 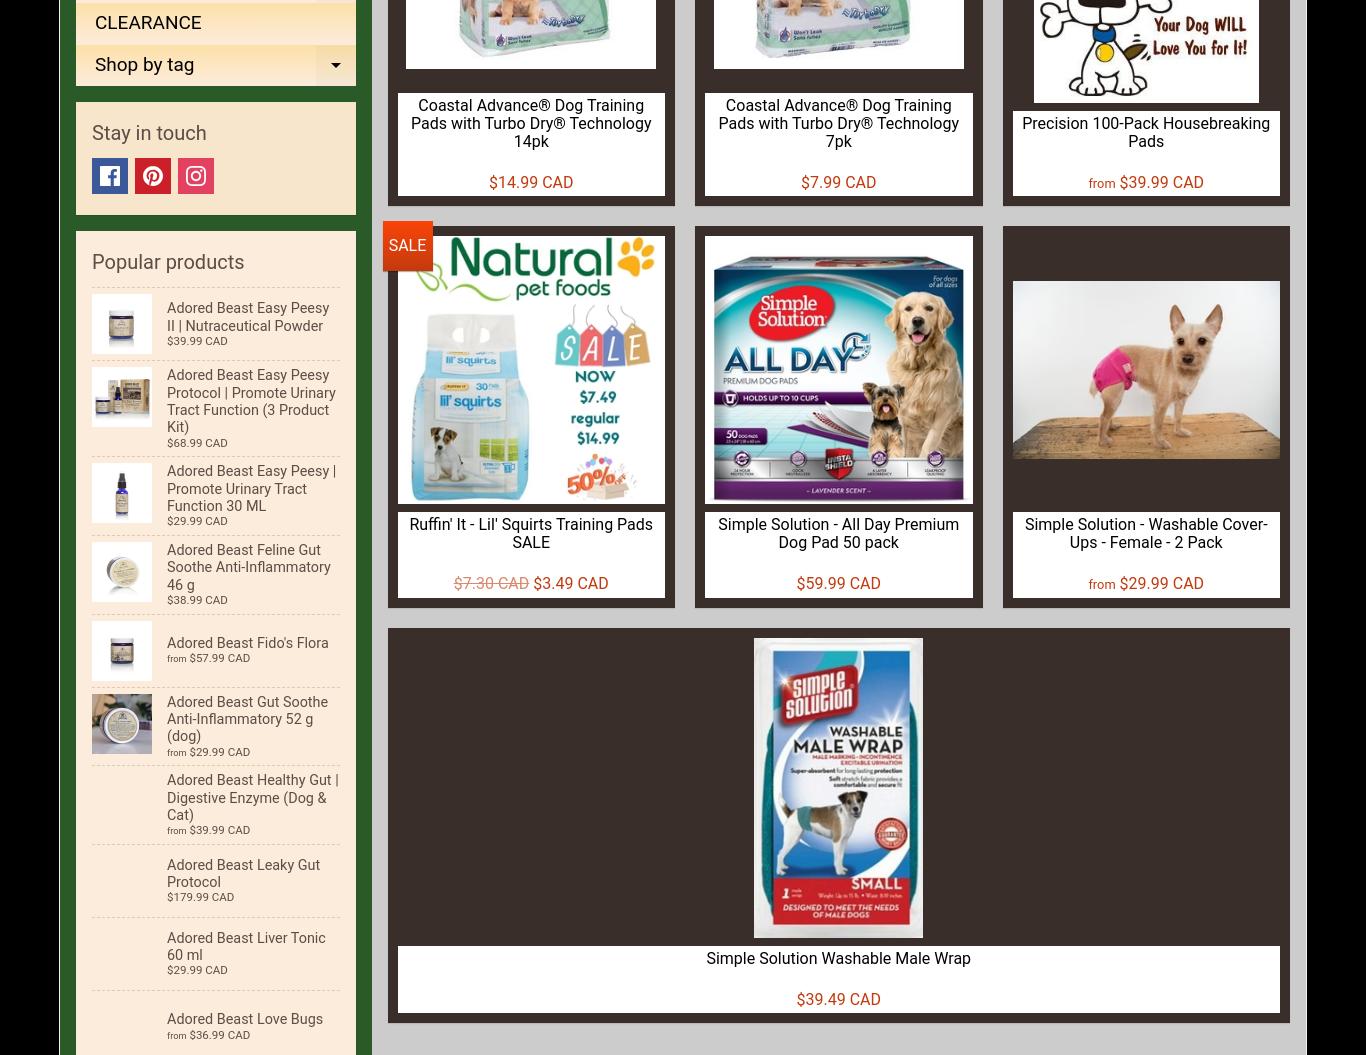 What do you see at coordinates (530, 123) in the screenshot?
I see `'Coastal Advance® Dog Training Pads with Turbo Dry® Technology 14pk'` at bounding box center [530, 123].